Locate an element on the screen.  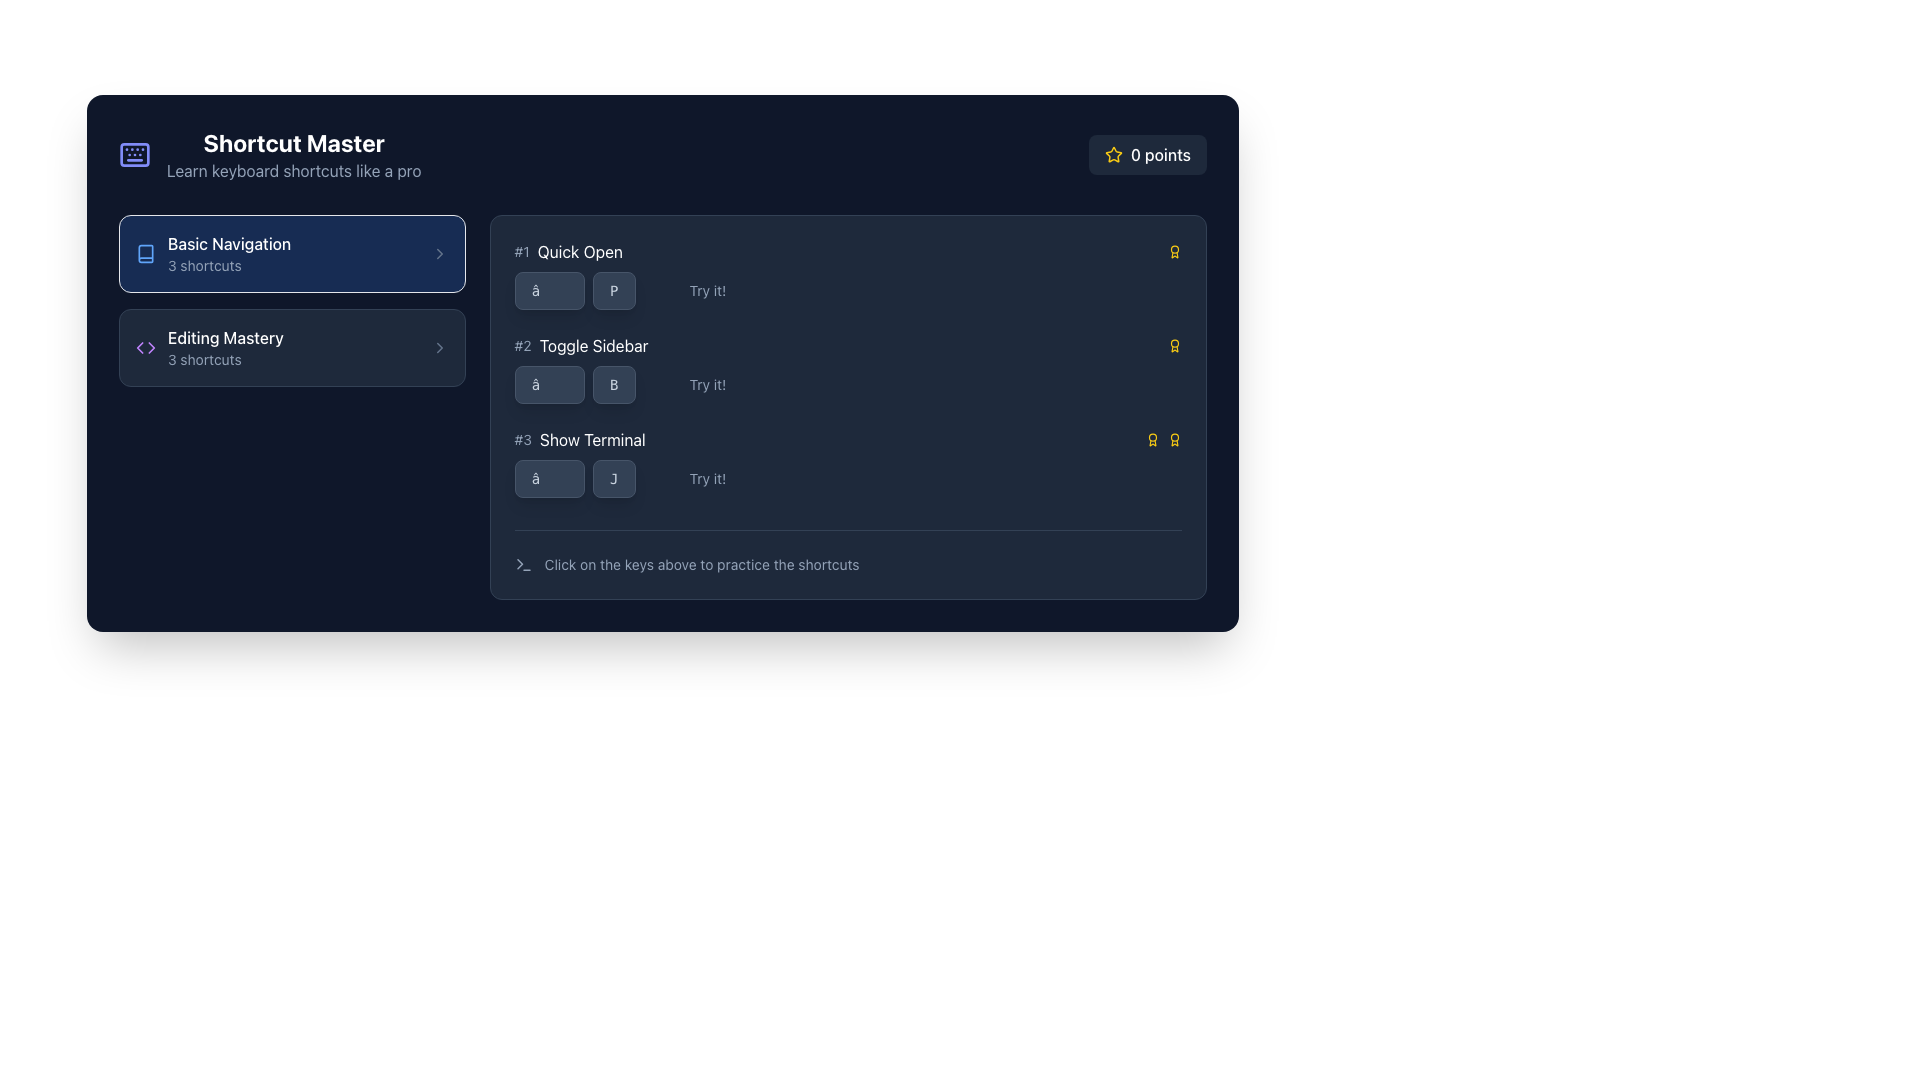
the static informational text that indicates the number of shortcuts available in the 'Basic Navigation' category, positioned below the 'Basic Navigation' text and aligned in the left column under the 'Shortcut Master' header is located at coordinates (229, 265).